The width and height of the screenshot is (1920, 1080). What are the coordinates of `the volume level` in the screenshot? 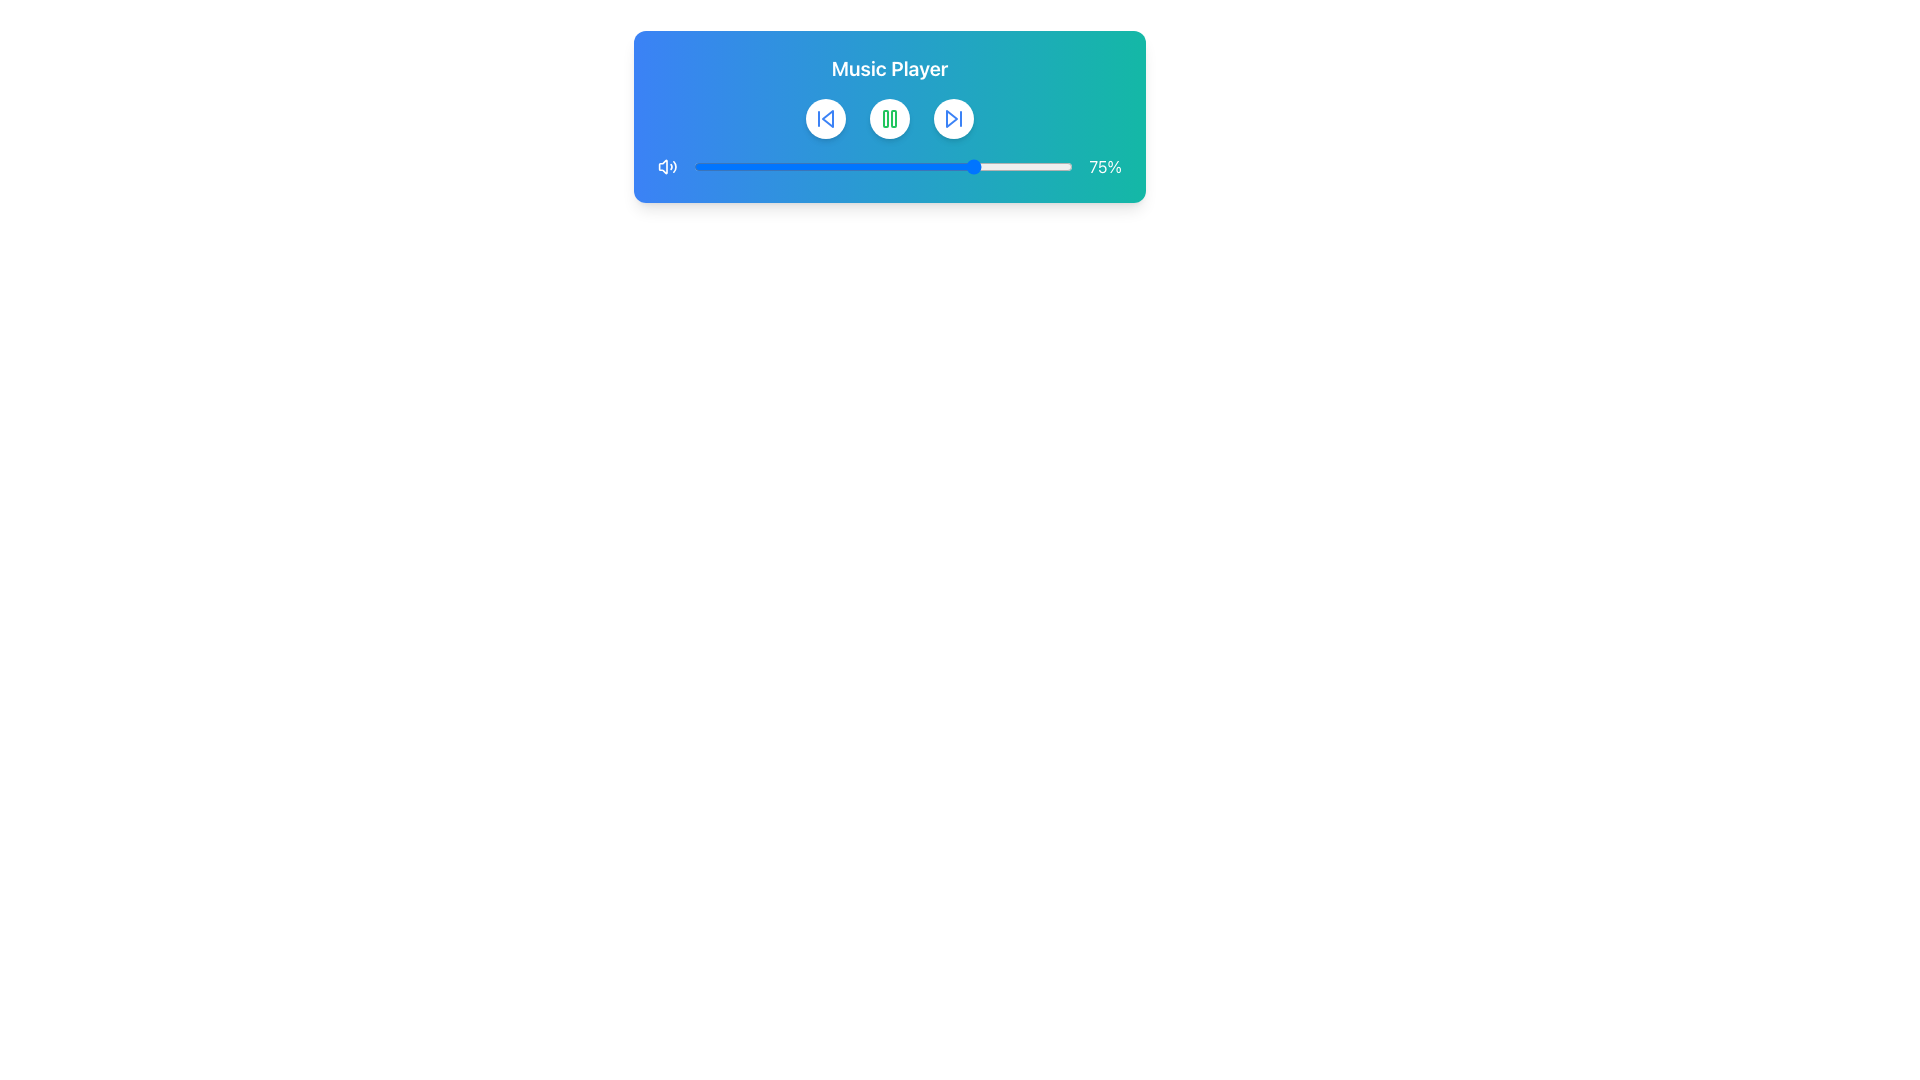 It's located at (924, 165).